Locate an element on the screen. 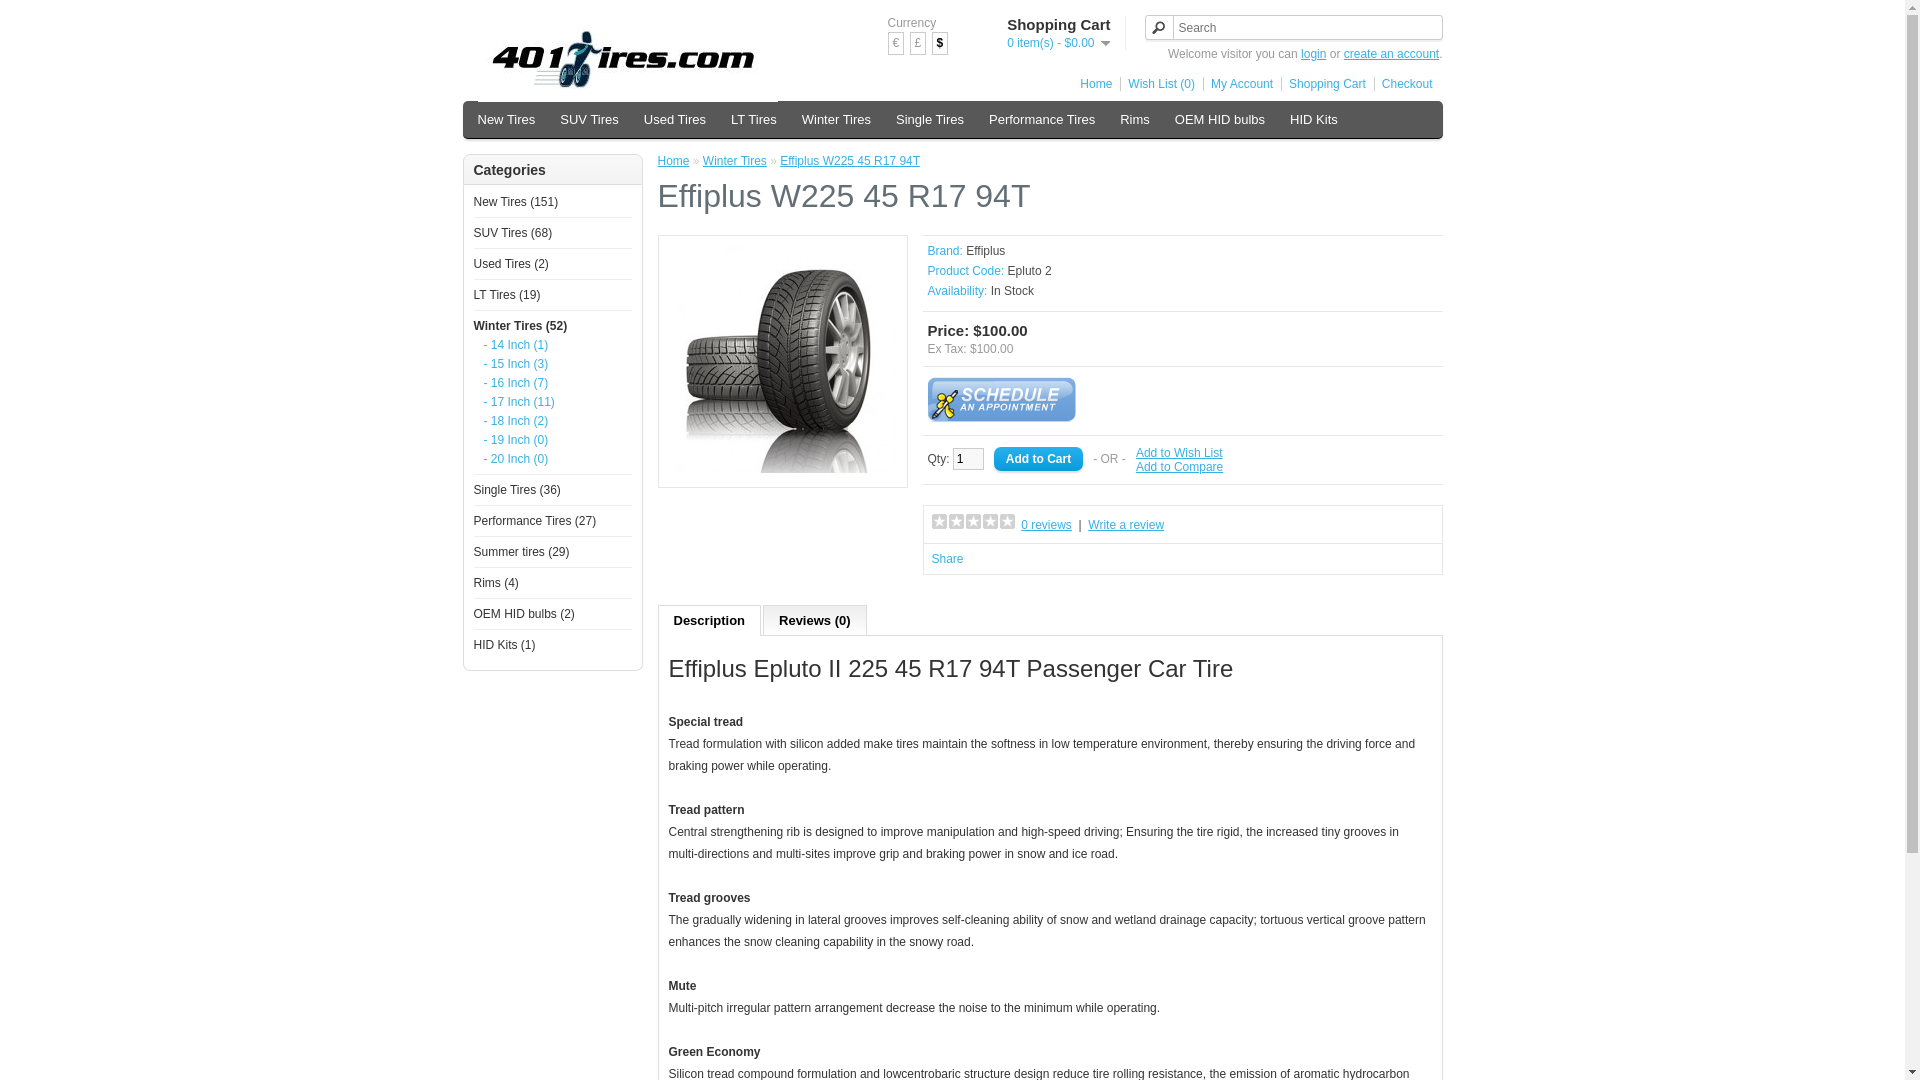 This screenshot has width=1920, height=1080. 'Add to Compare' is located at coordinates (1179, 466).